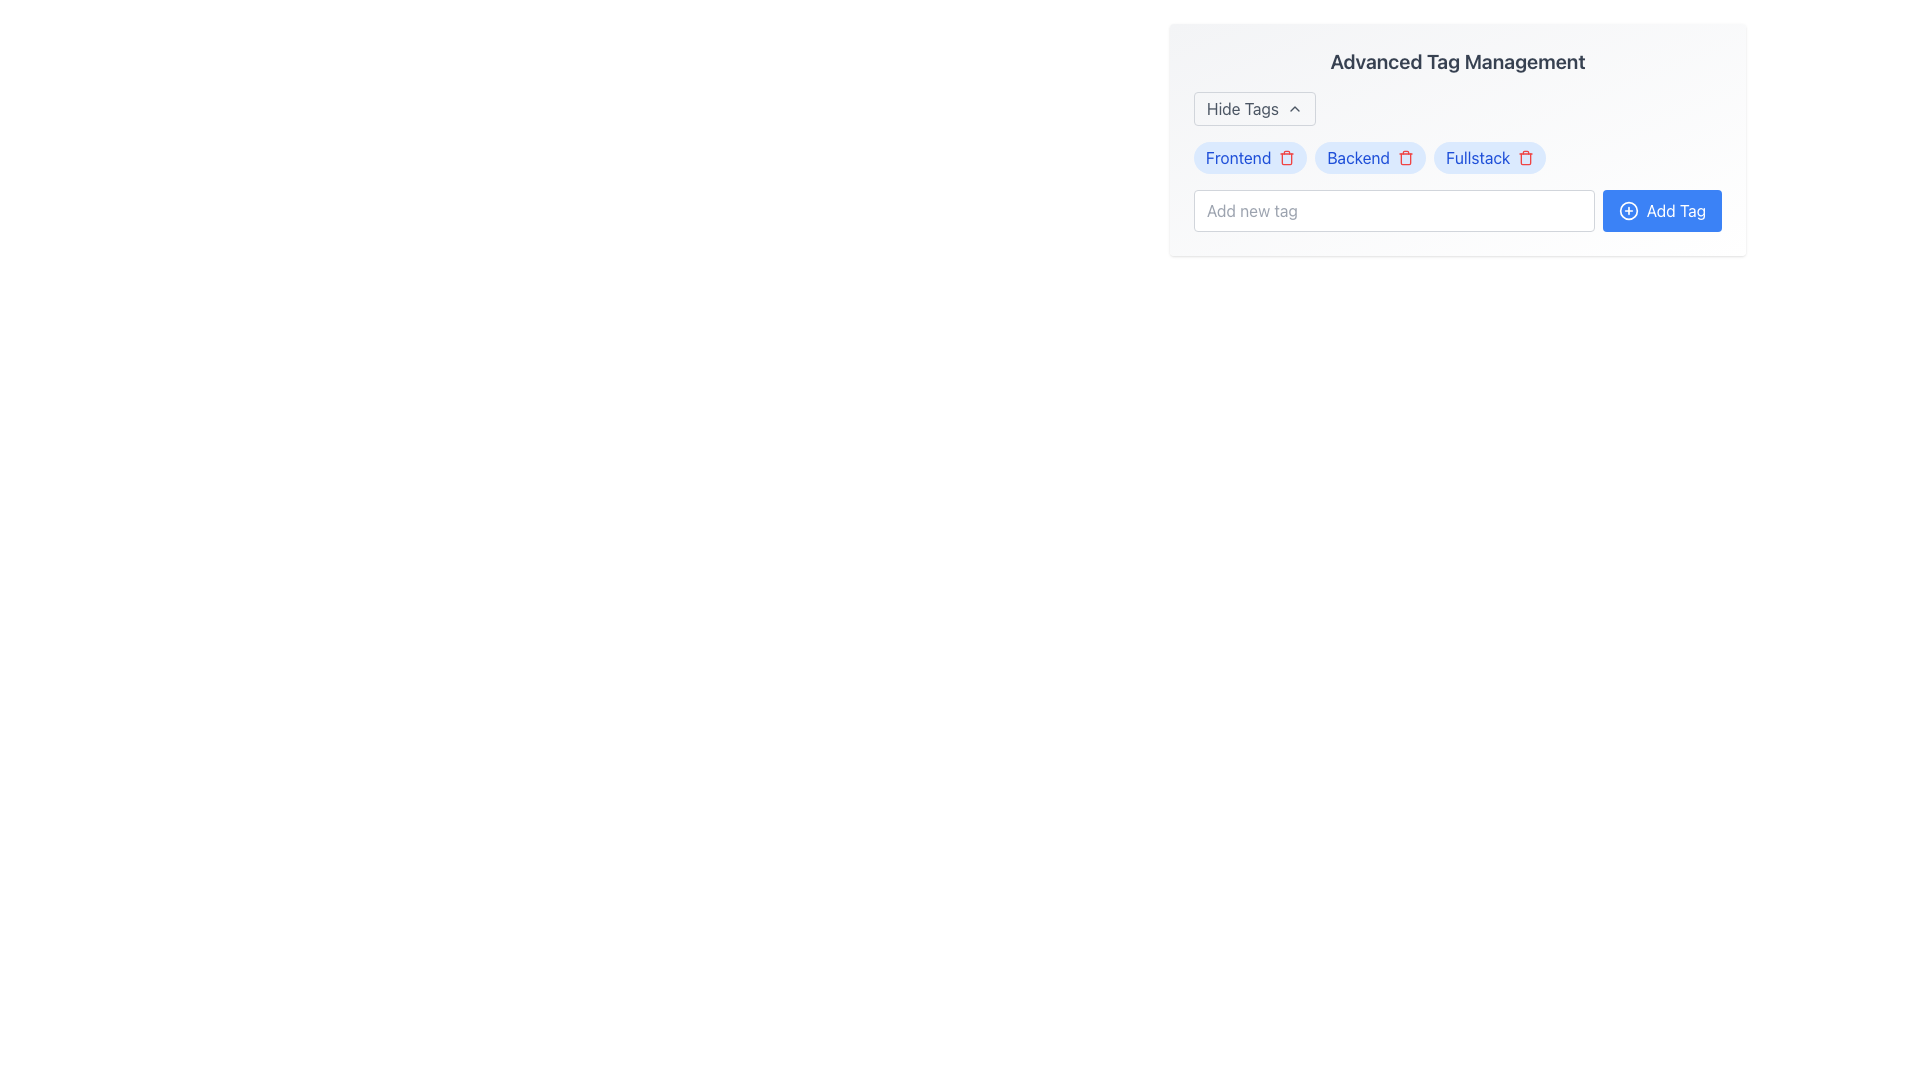 The height and width of the screenshot is (1080, 1920). Describe the element at coordinates (1676, 211) in the screenshot. I see `the 'Add Tag' button located at the bottom-right of the 'Advanced Tag Management' panel, which features a circular icon on its left and an input field adjacent to it` at that location.